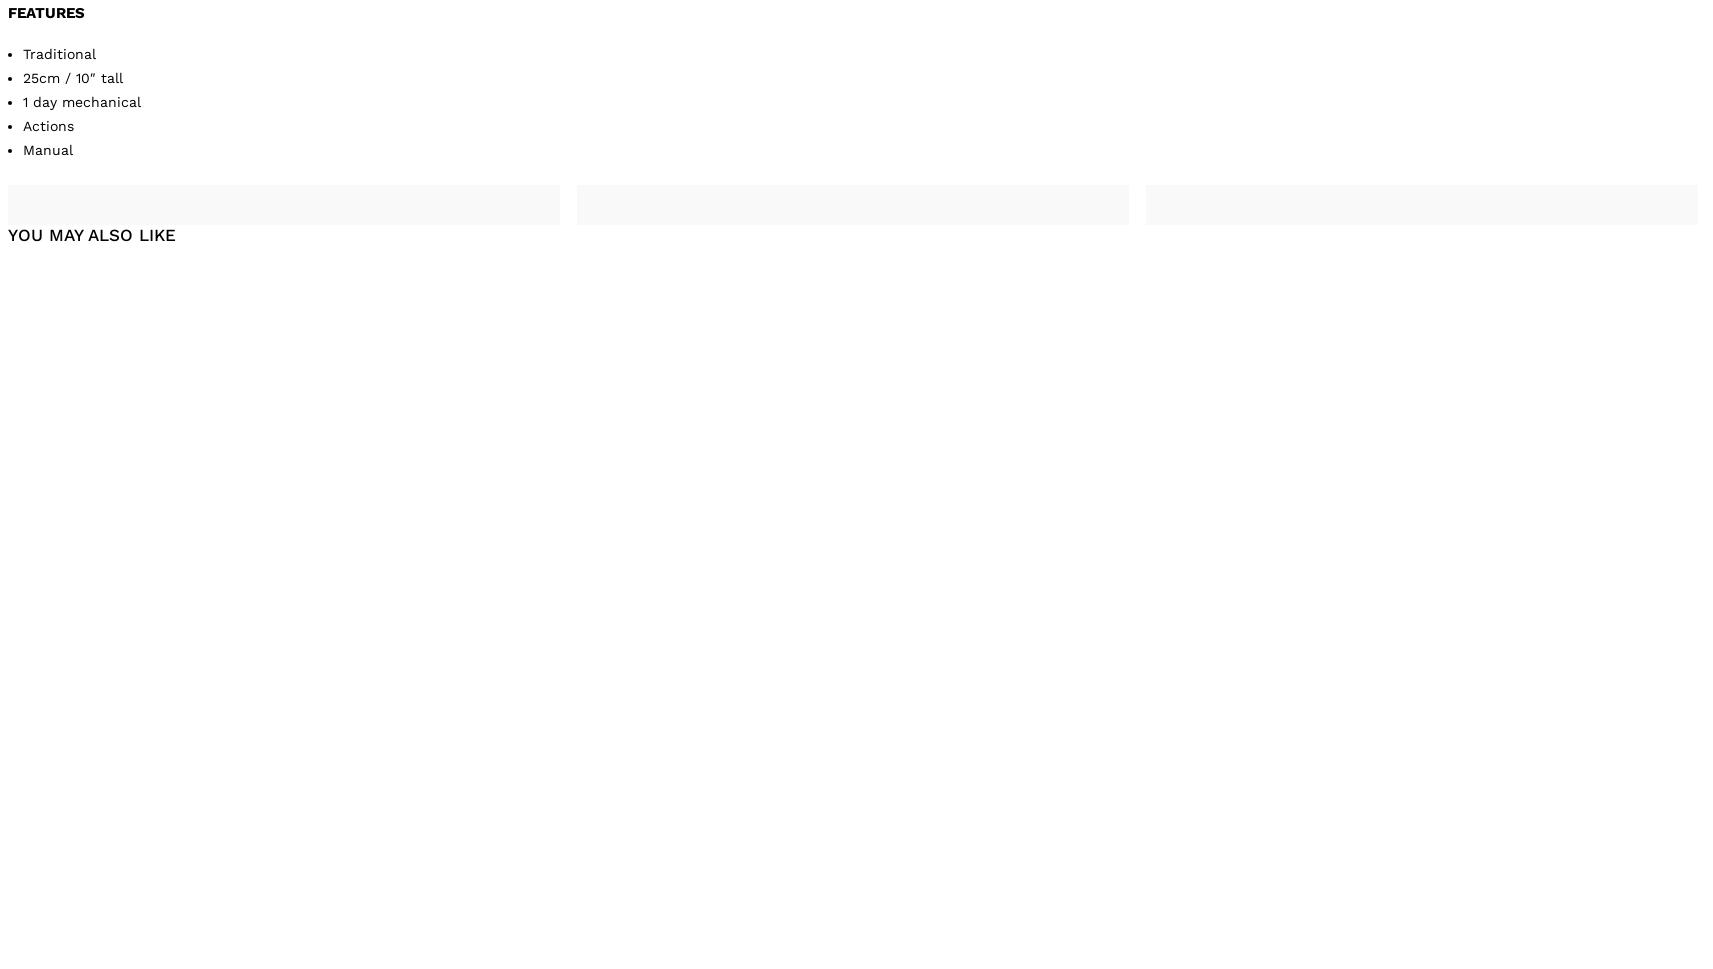 The image size is (1713, 969). What do you see at coordinates (1106, 892) in the screenshot?
I see `'Cuckoo clock with Edelweiss flowers and bird'` at bounding box center [1106, 892].